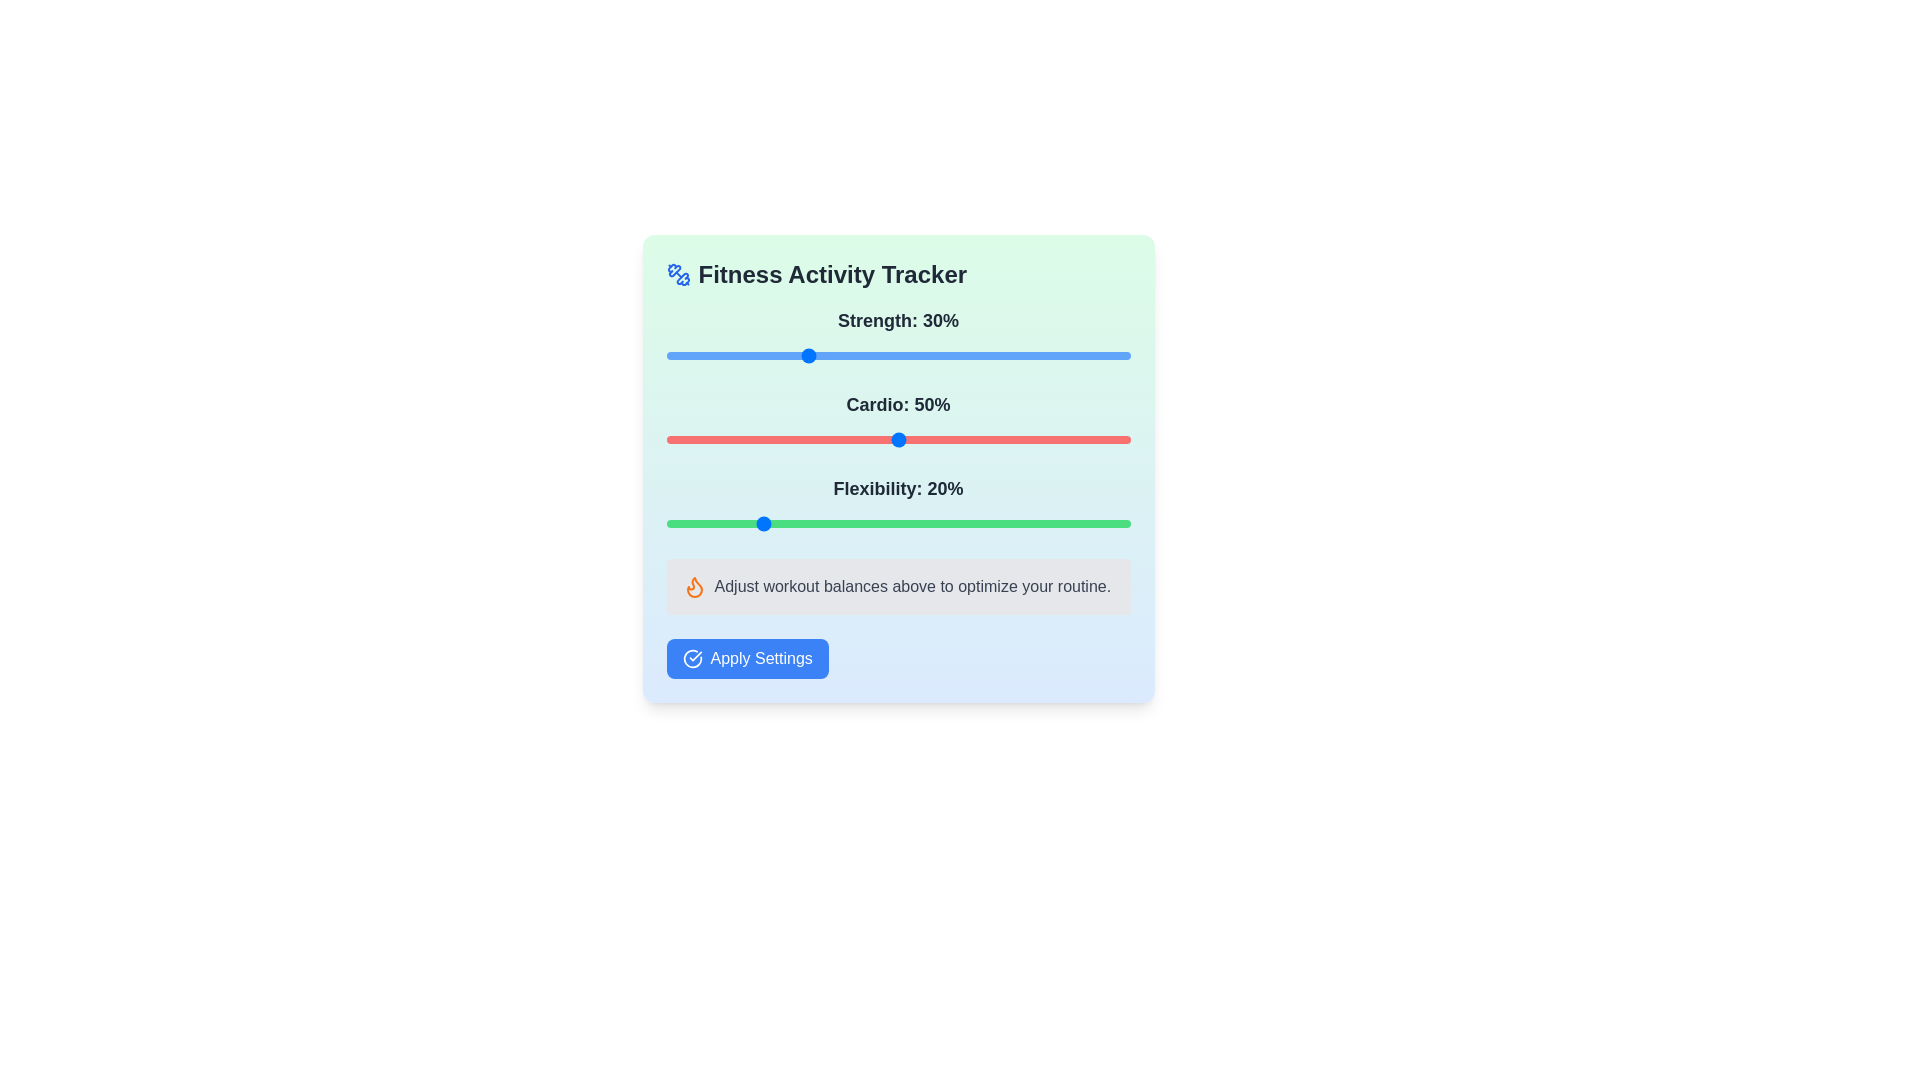  What do you see at coordinates (897, 405) in the screenshot?
I see `the text label displaying 'Cardio: 50%' which is centrally aligned in the fitness tracking interface, positioned above the progress bar` at bounding box center [897, 405].